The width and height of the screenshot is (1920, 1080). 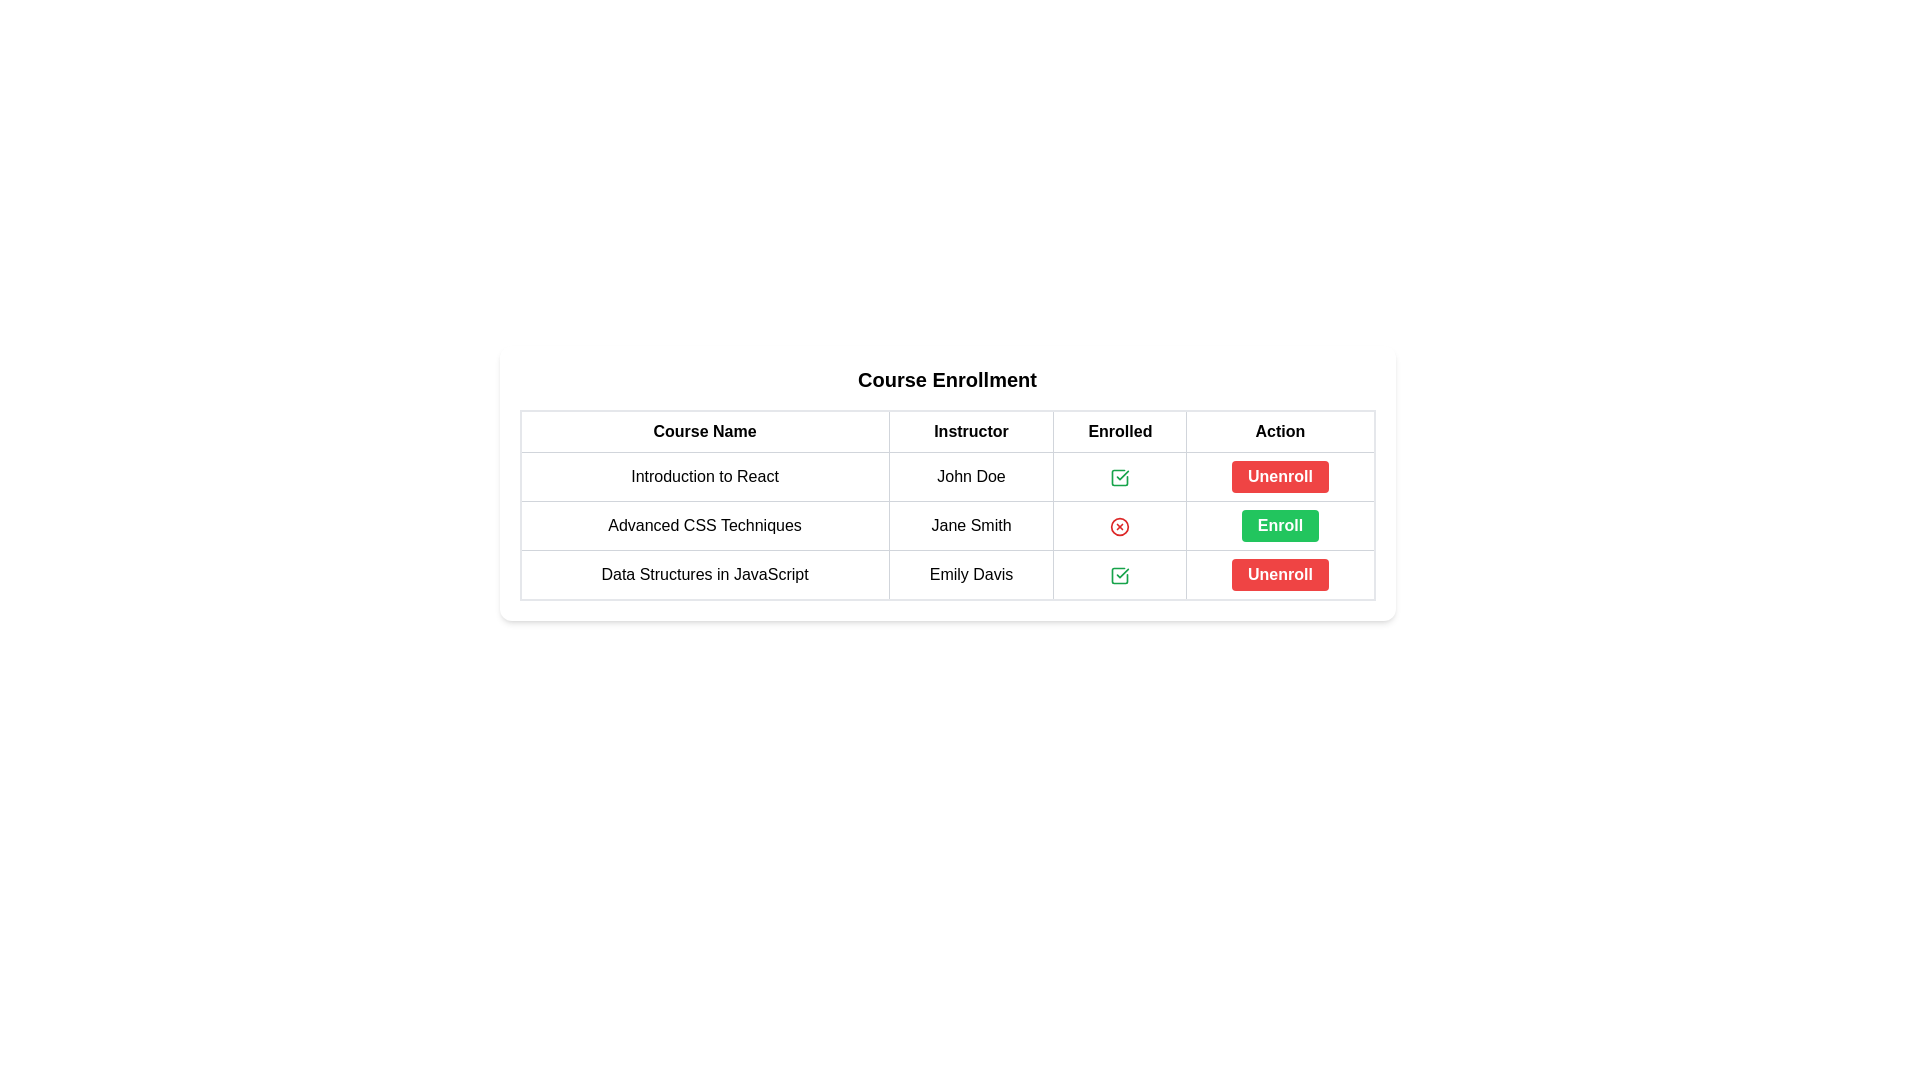 I want to click on the Text label that serves as the title of the course in the 'Course Enrollment' table, located in the second row and first column, so click(x=704, y=524).